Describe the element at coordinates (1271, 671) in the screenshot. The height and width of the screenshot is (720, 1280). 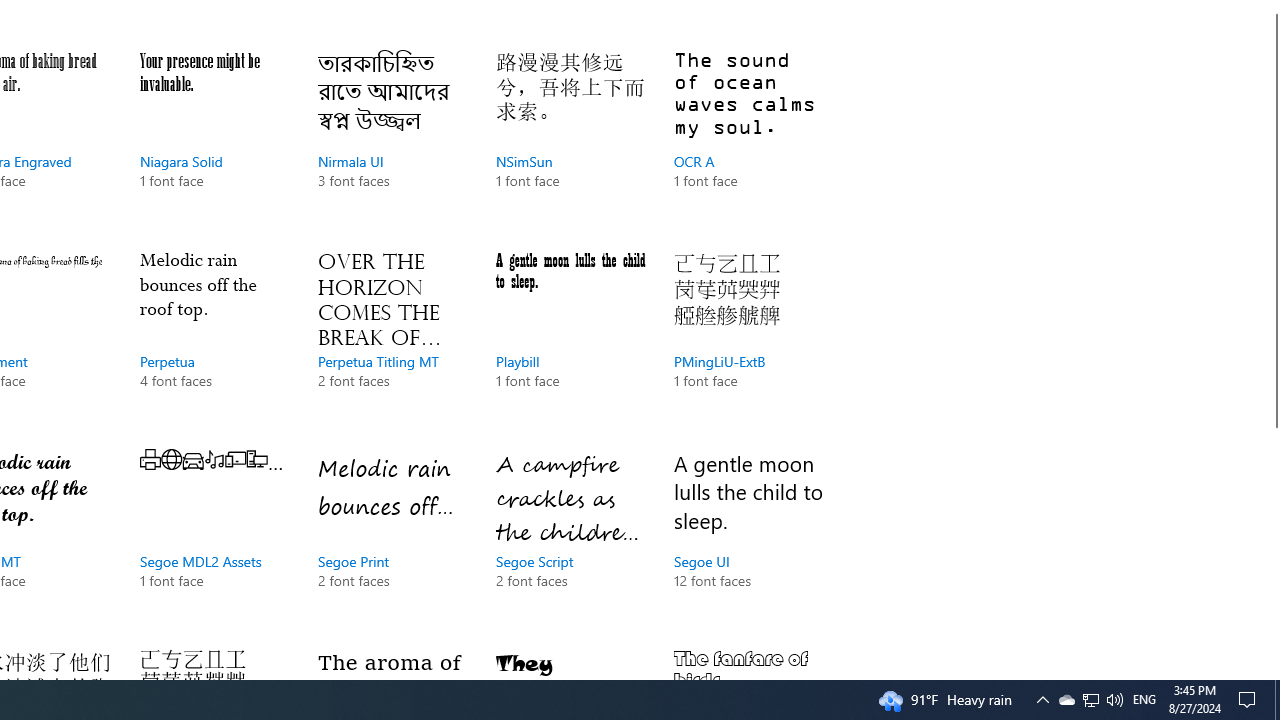
I see `'Vertical Small Increase'` at that location.